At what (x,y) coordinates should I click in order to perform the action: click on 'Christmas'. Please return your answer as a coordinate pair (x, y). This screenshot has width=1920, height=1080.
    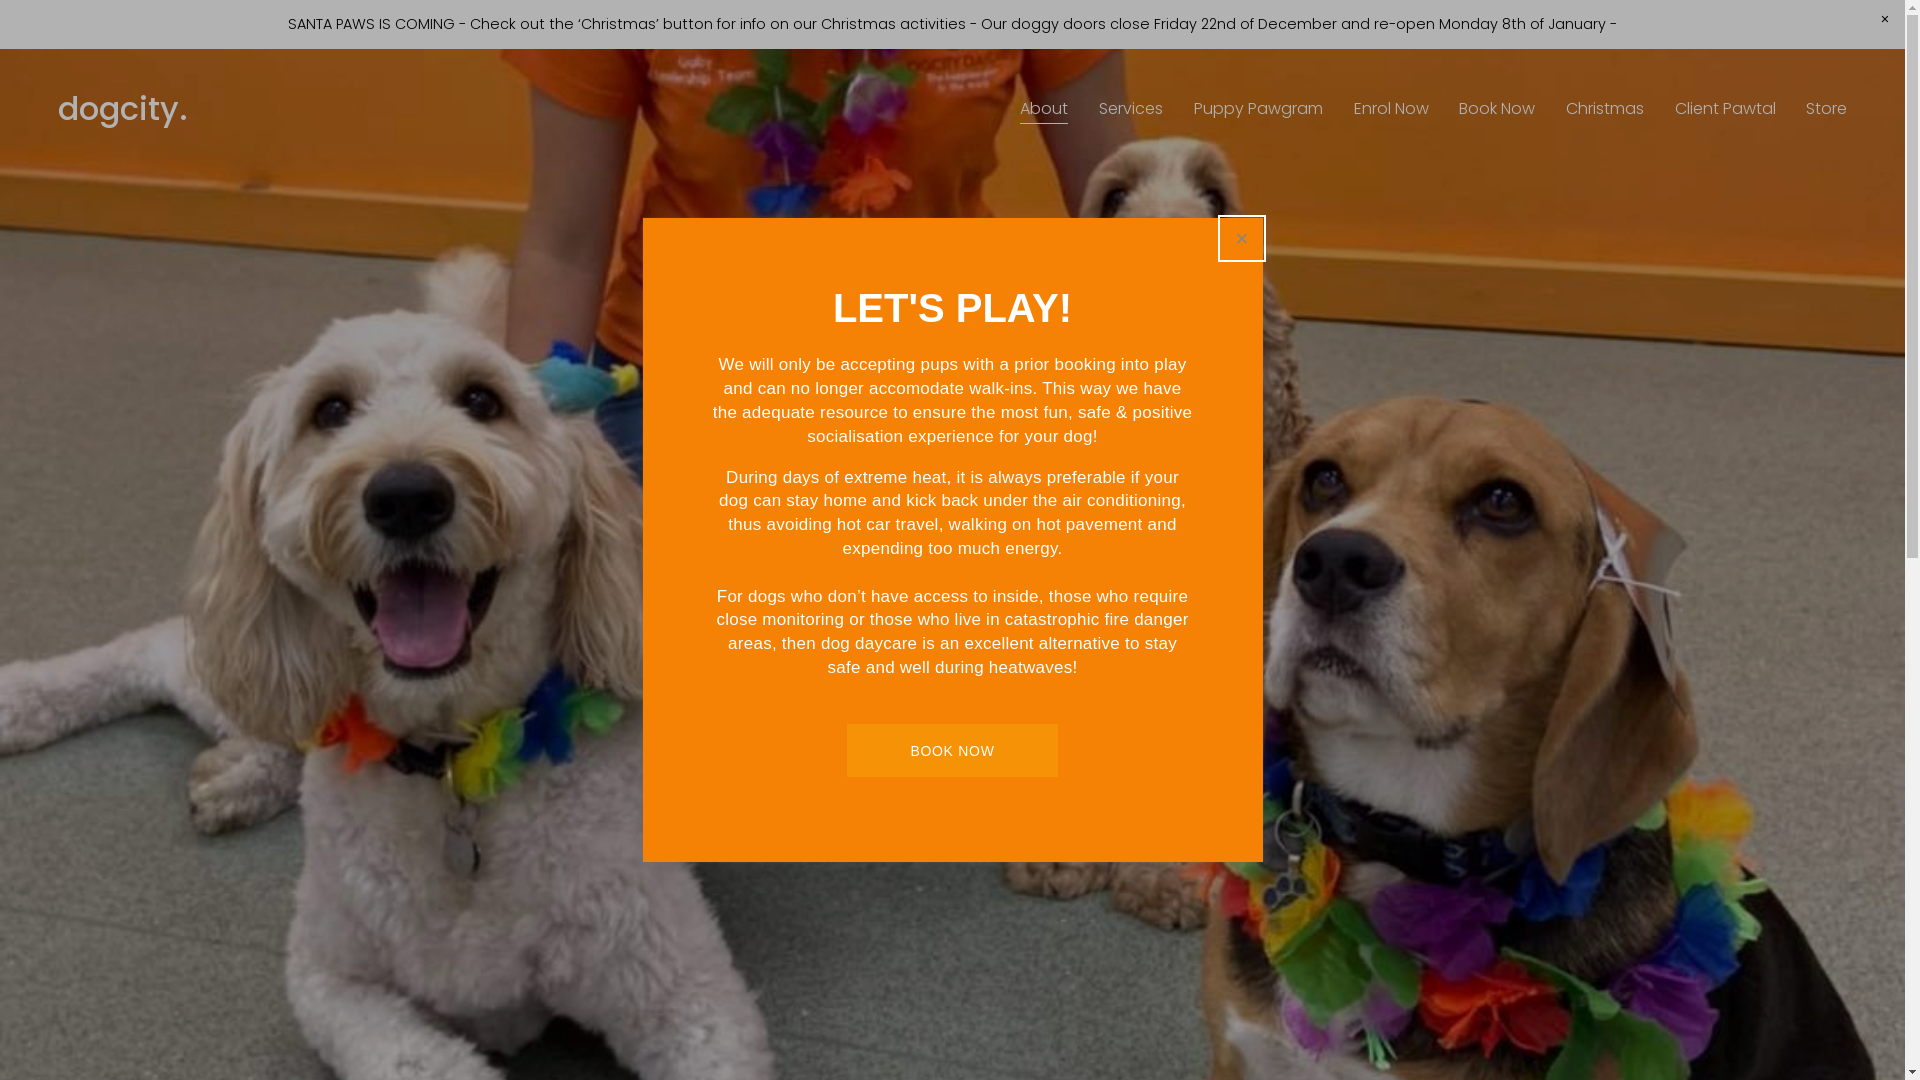
    Looking at the image, I should click on (1604, 110).